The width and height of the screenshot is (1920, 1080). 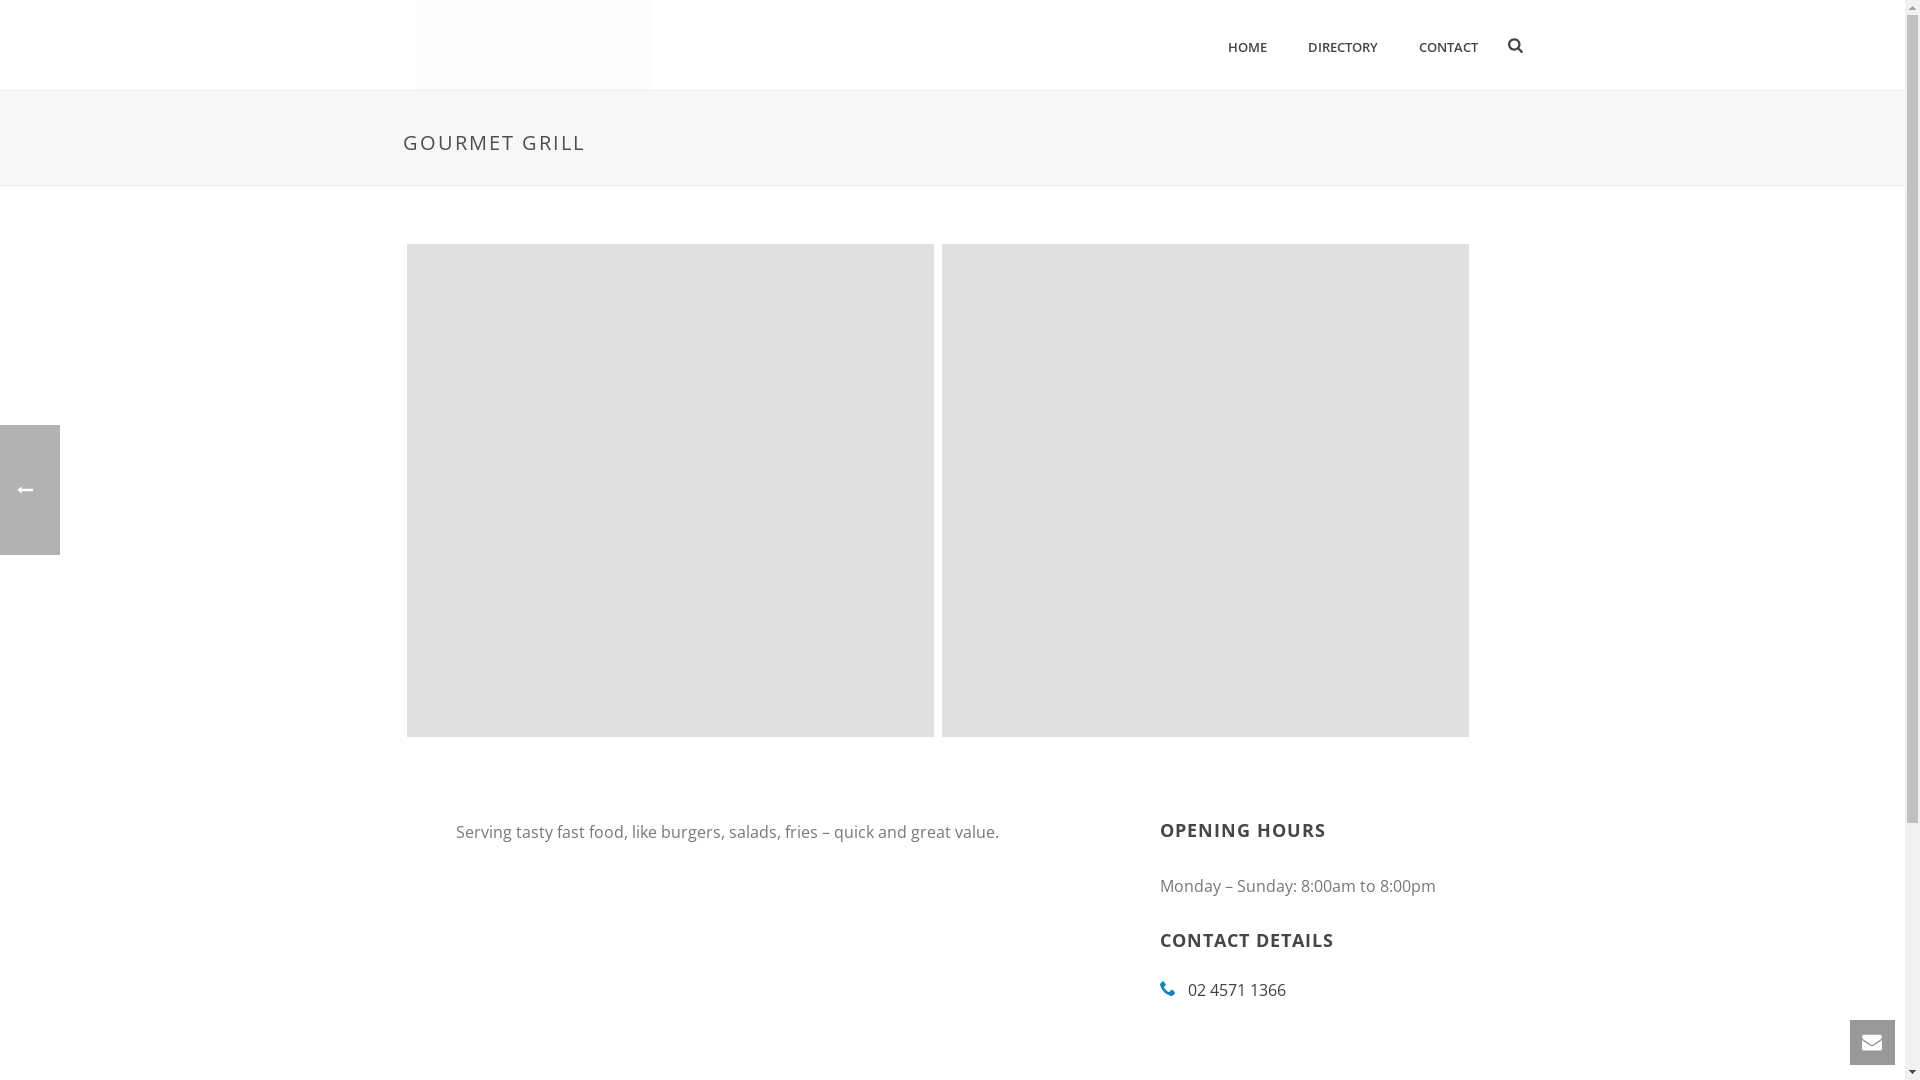 I want to click on '6-16-riverview-st-north-richmond-269', so click(x=669, y=490).